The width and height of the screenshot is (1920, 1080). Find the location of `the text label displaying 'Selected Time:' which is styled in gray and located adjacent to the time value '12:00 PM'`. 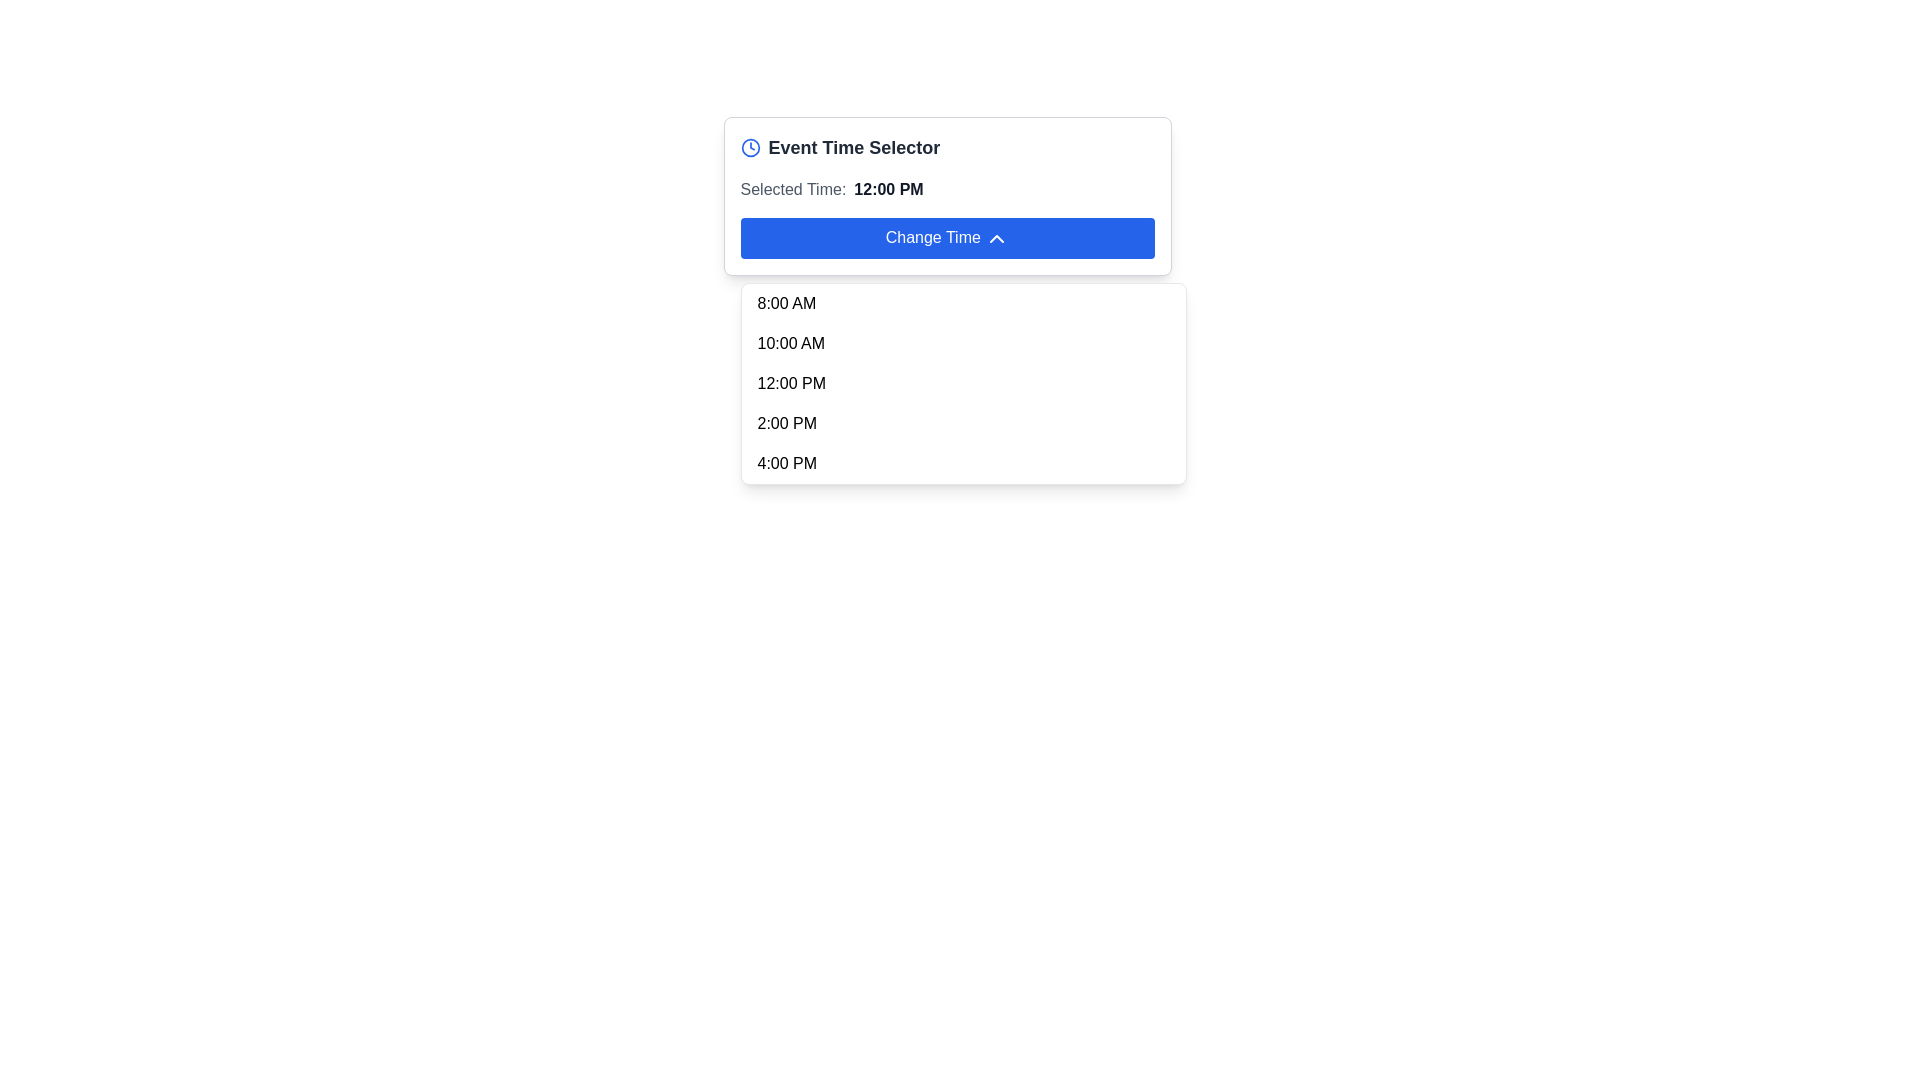

the text label displaying 'Selected Time:' which is styled in gray and located adjacent to the time value '12:00 PM' is located at coordinates (792, 189).